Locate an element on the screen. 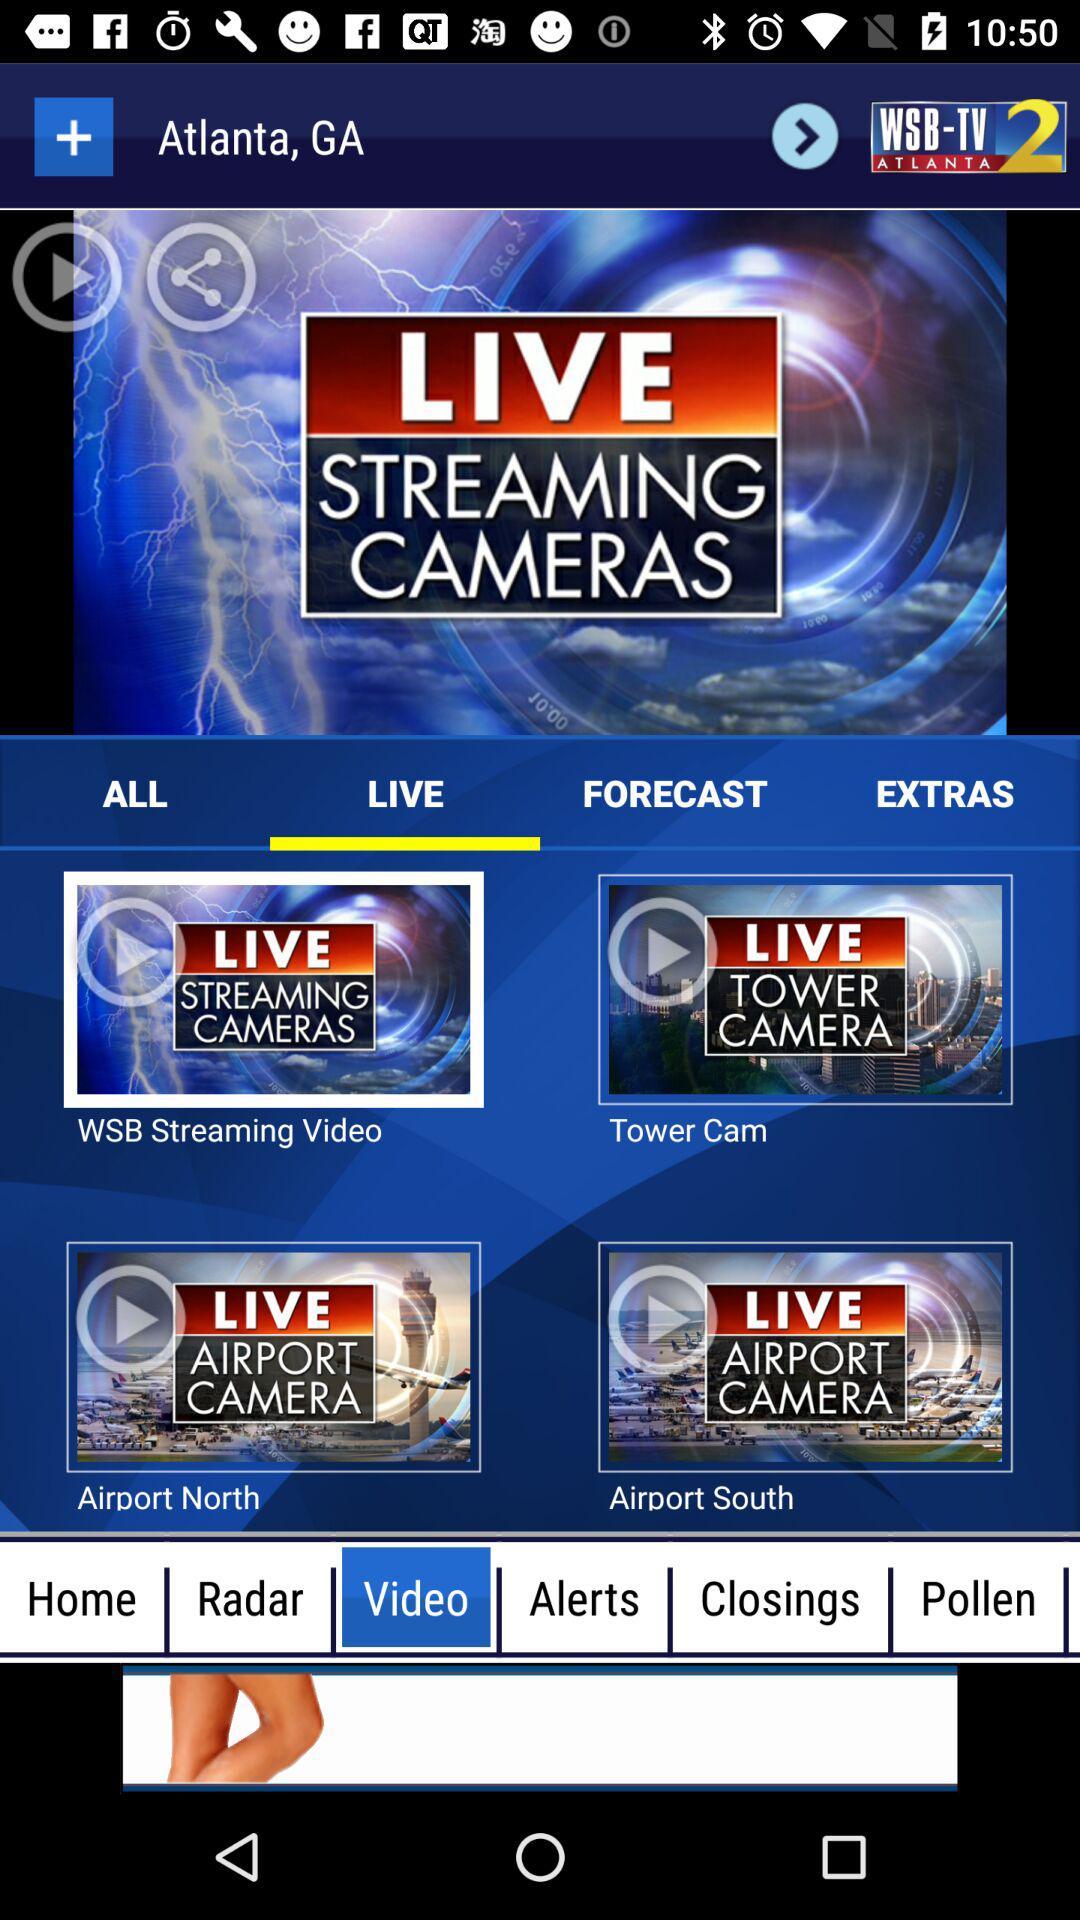 This screenshot has height=1920, width=1080. previous page is located at coordinates (804, 135).